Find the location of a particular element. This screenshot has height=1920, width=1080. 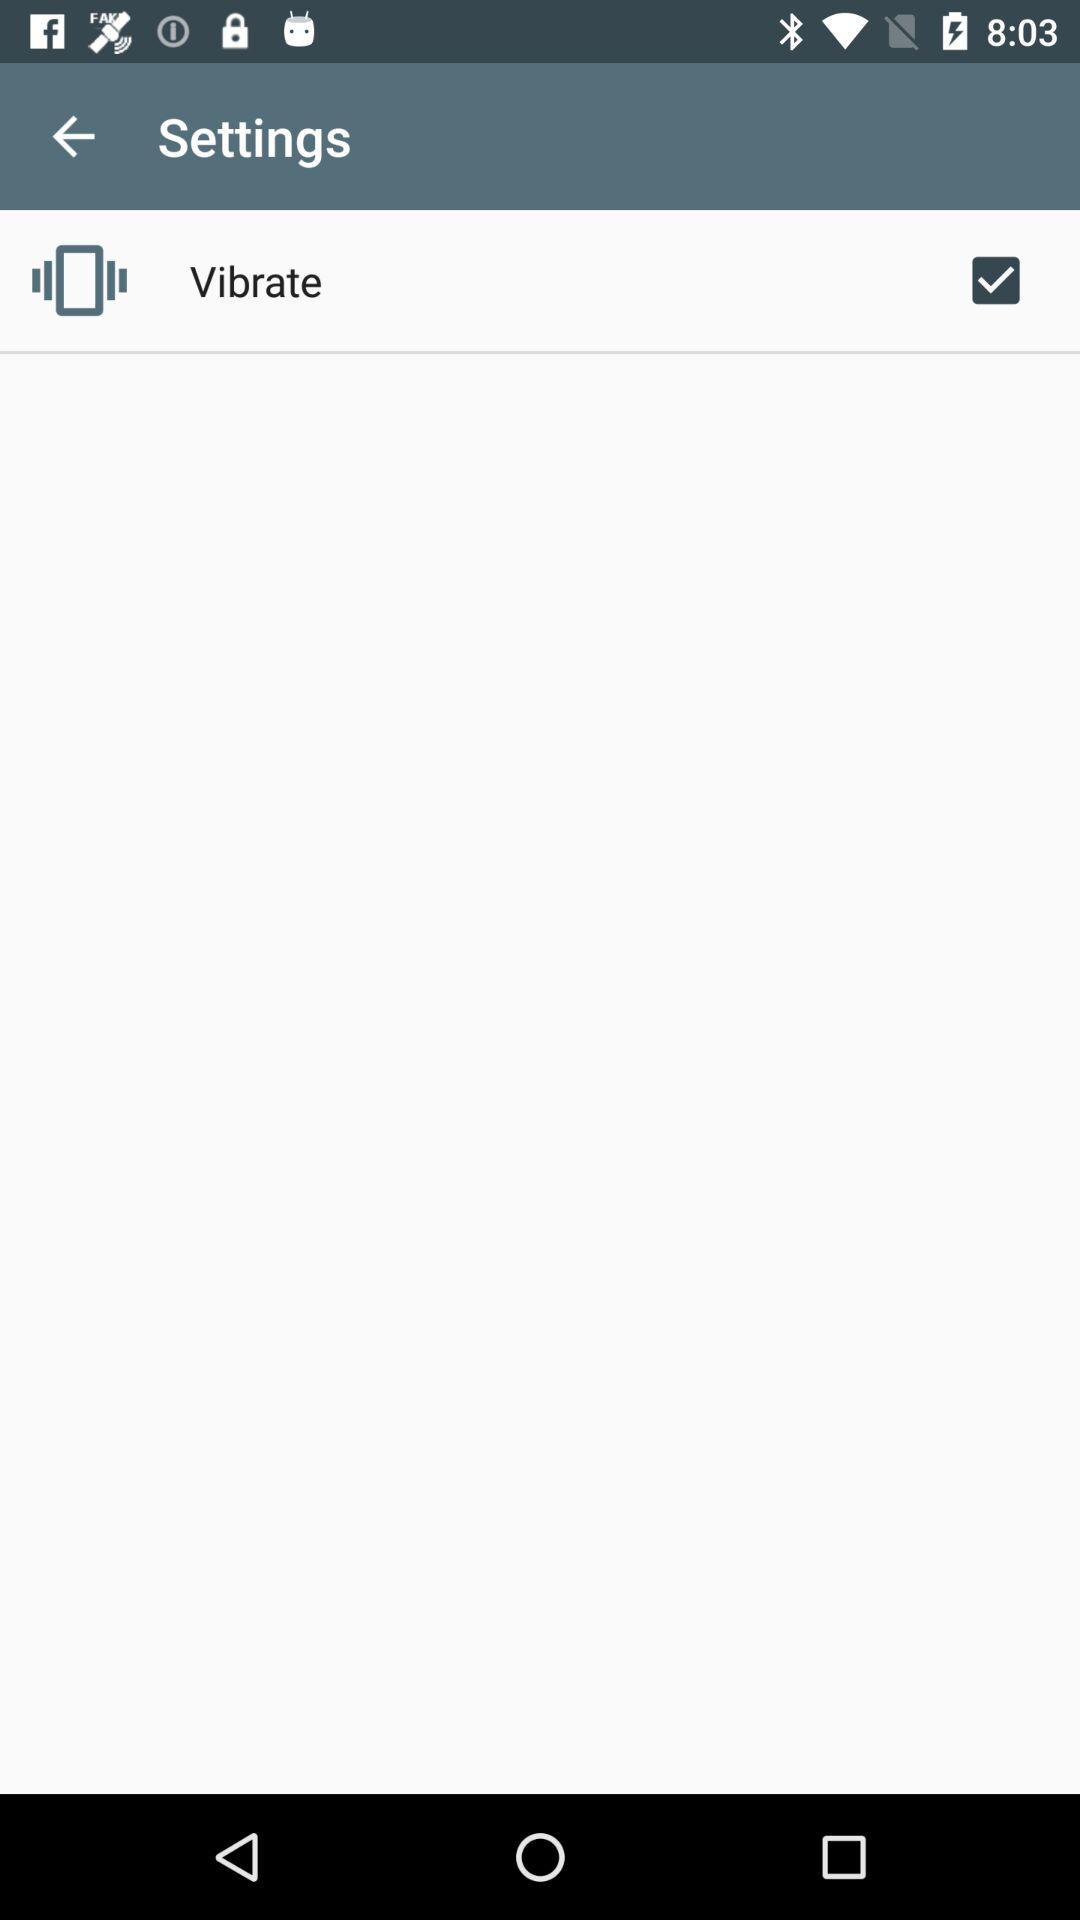

previous is located at coordinates (72, 135).